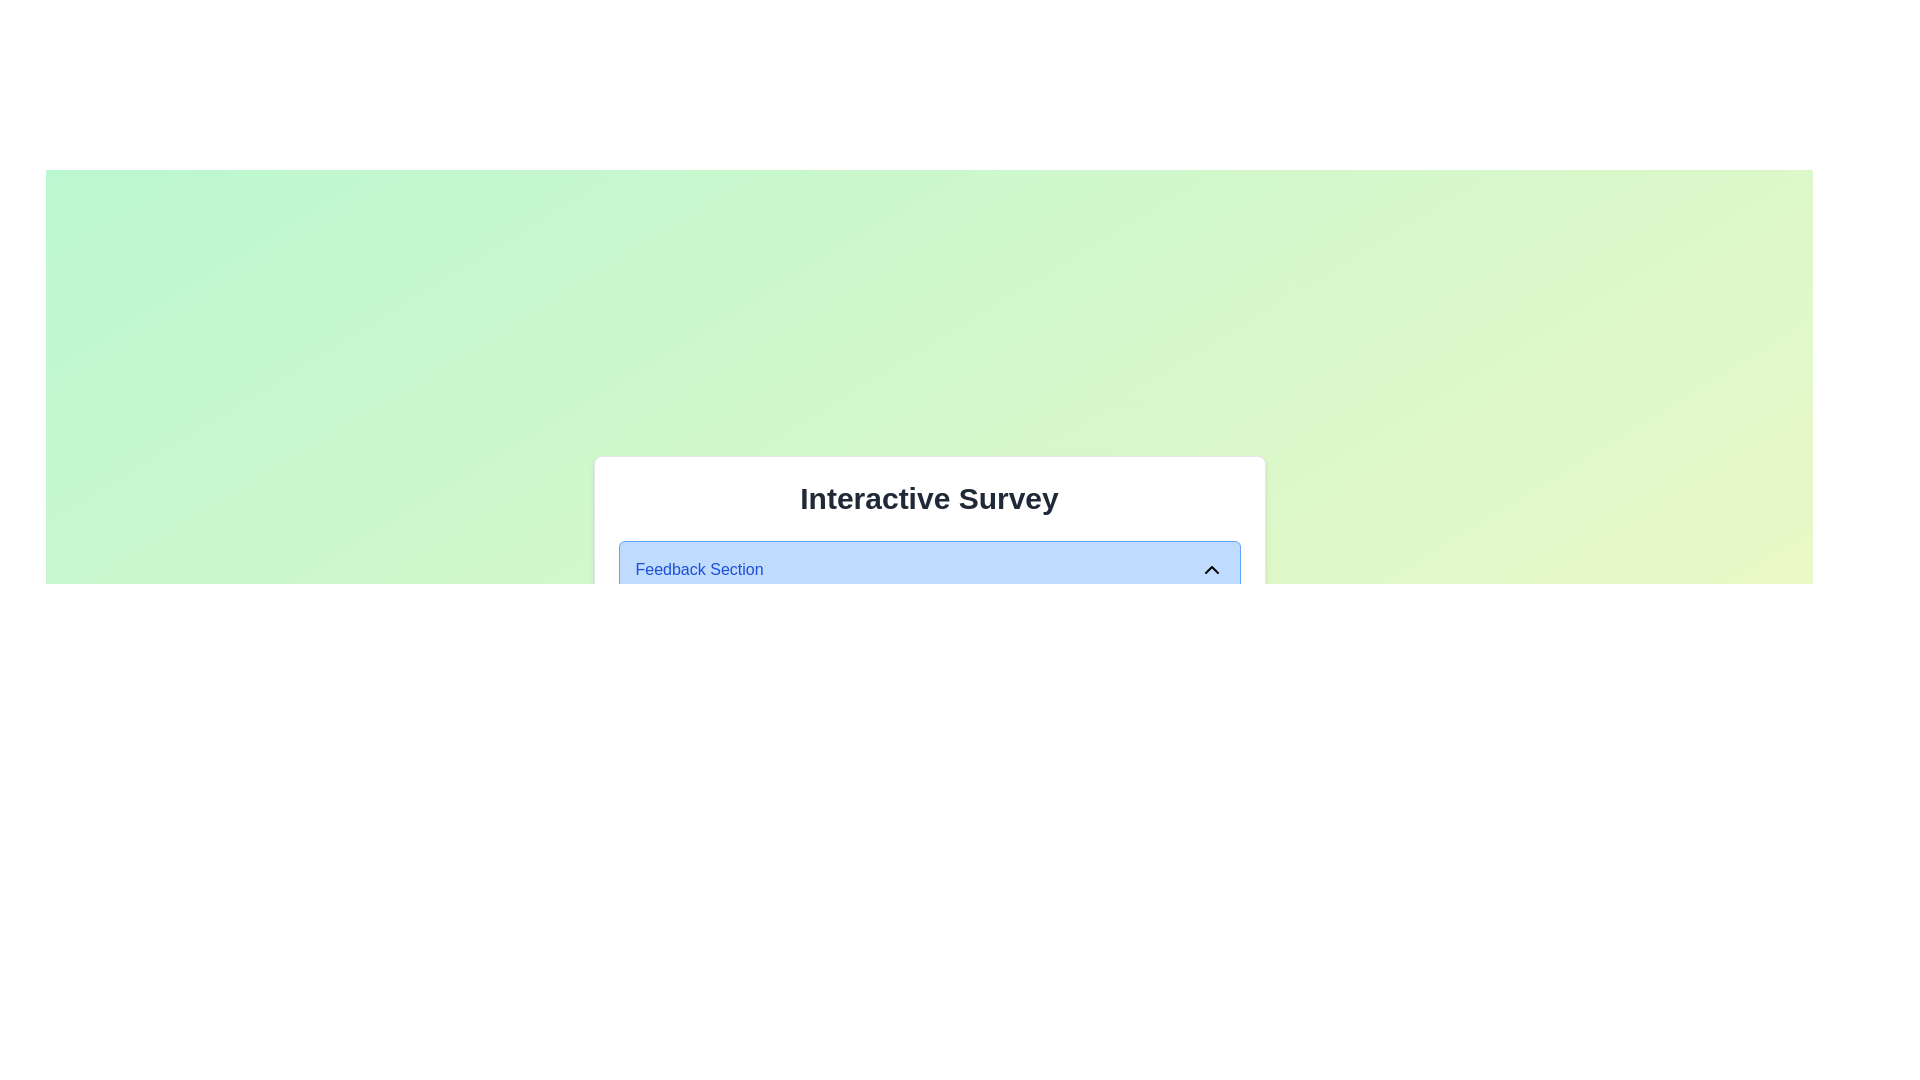  Describe the element at coordinates (928, 497) in the screenshot. I see `text content of the heading labeled 'Interactive Survey', which is styled in bold and large font at the top of the survey interface` at that location.